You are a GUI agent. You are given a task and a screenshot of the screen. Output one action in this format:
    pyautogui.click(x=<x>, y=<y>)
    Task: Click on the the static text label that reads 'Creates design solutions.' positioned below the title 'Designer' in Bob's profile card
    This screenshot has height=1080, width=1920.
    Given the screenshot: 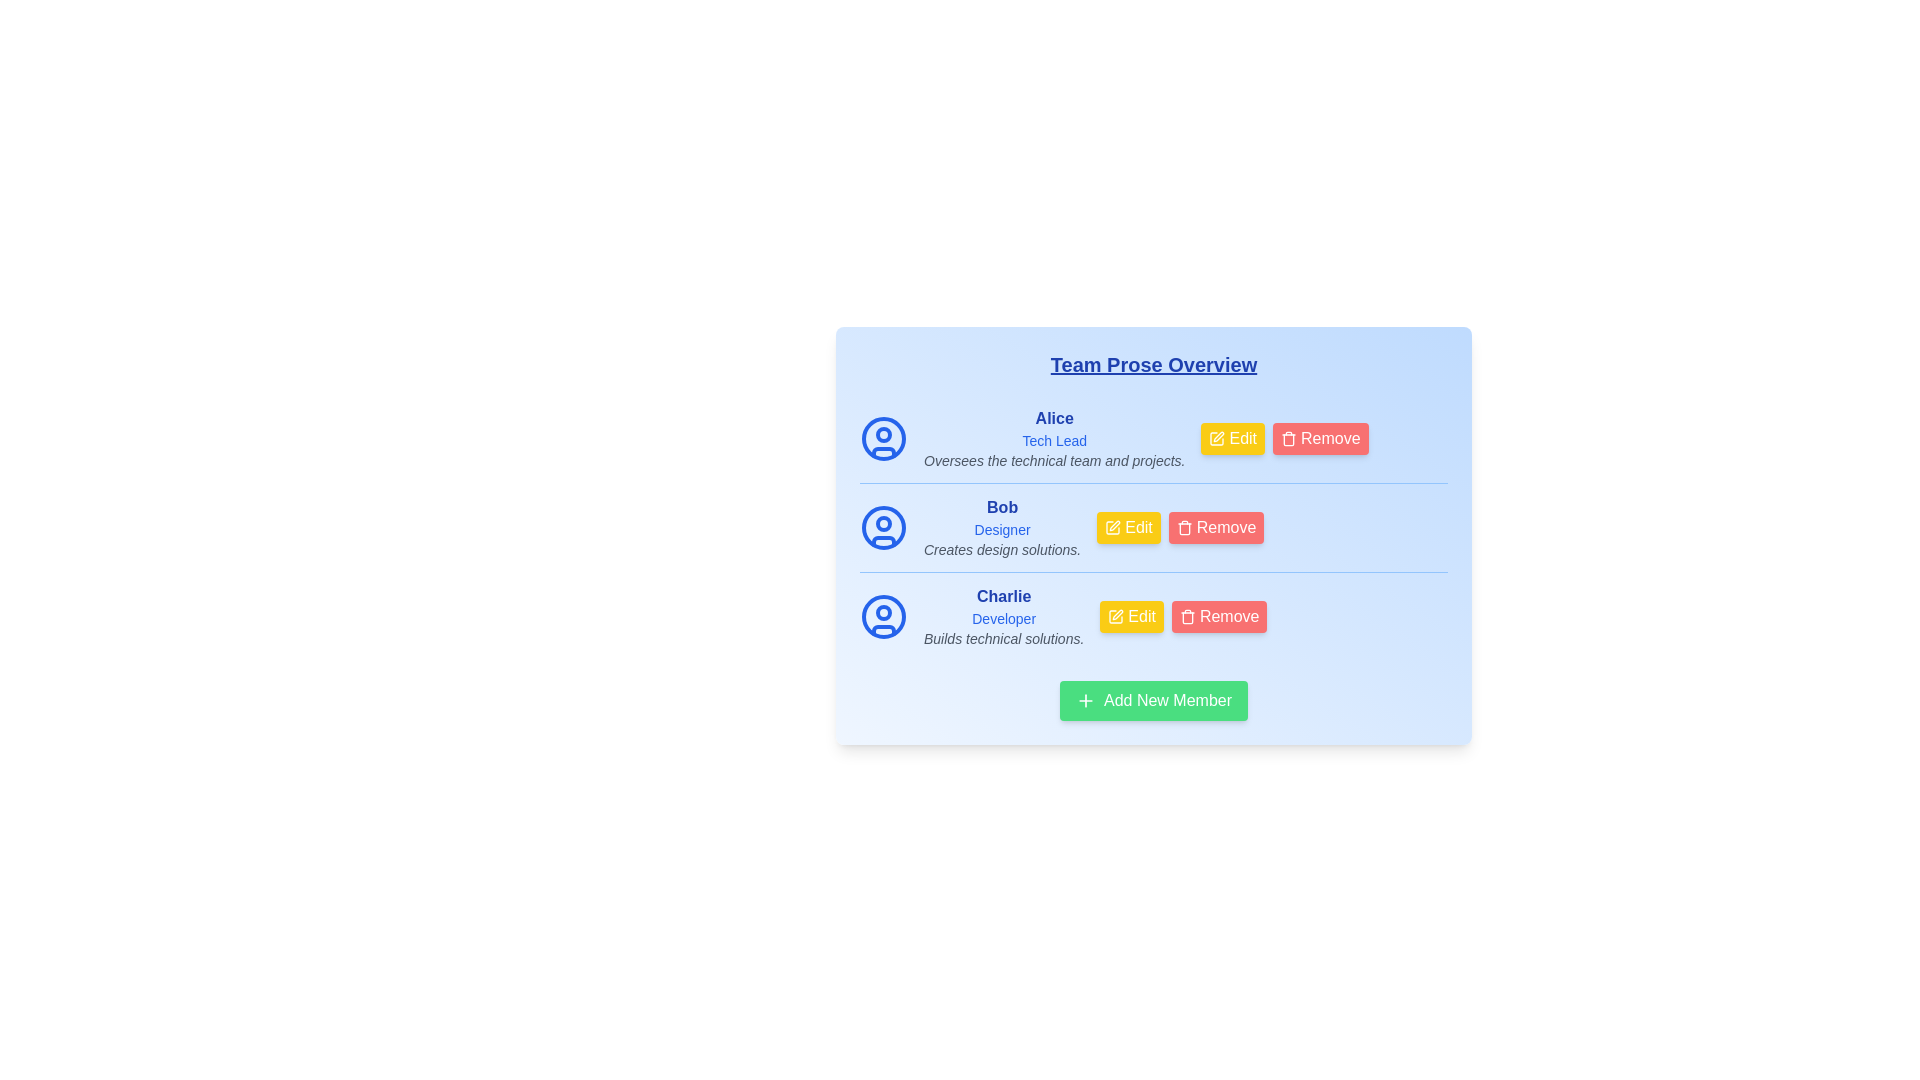 What is the action you would take?
    pyautogui.click(x=1002, y=550)
    